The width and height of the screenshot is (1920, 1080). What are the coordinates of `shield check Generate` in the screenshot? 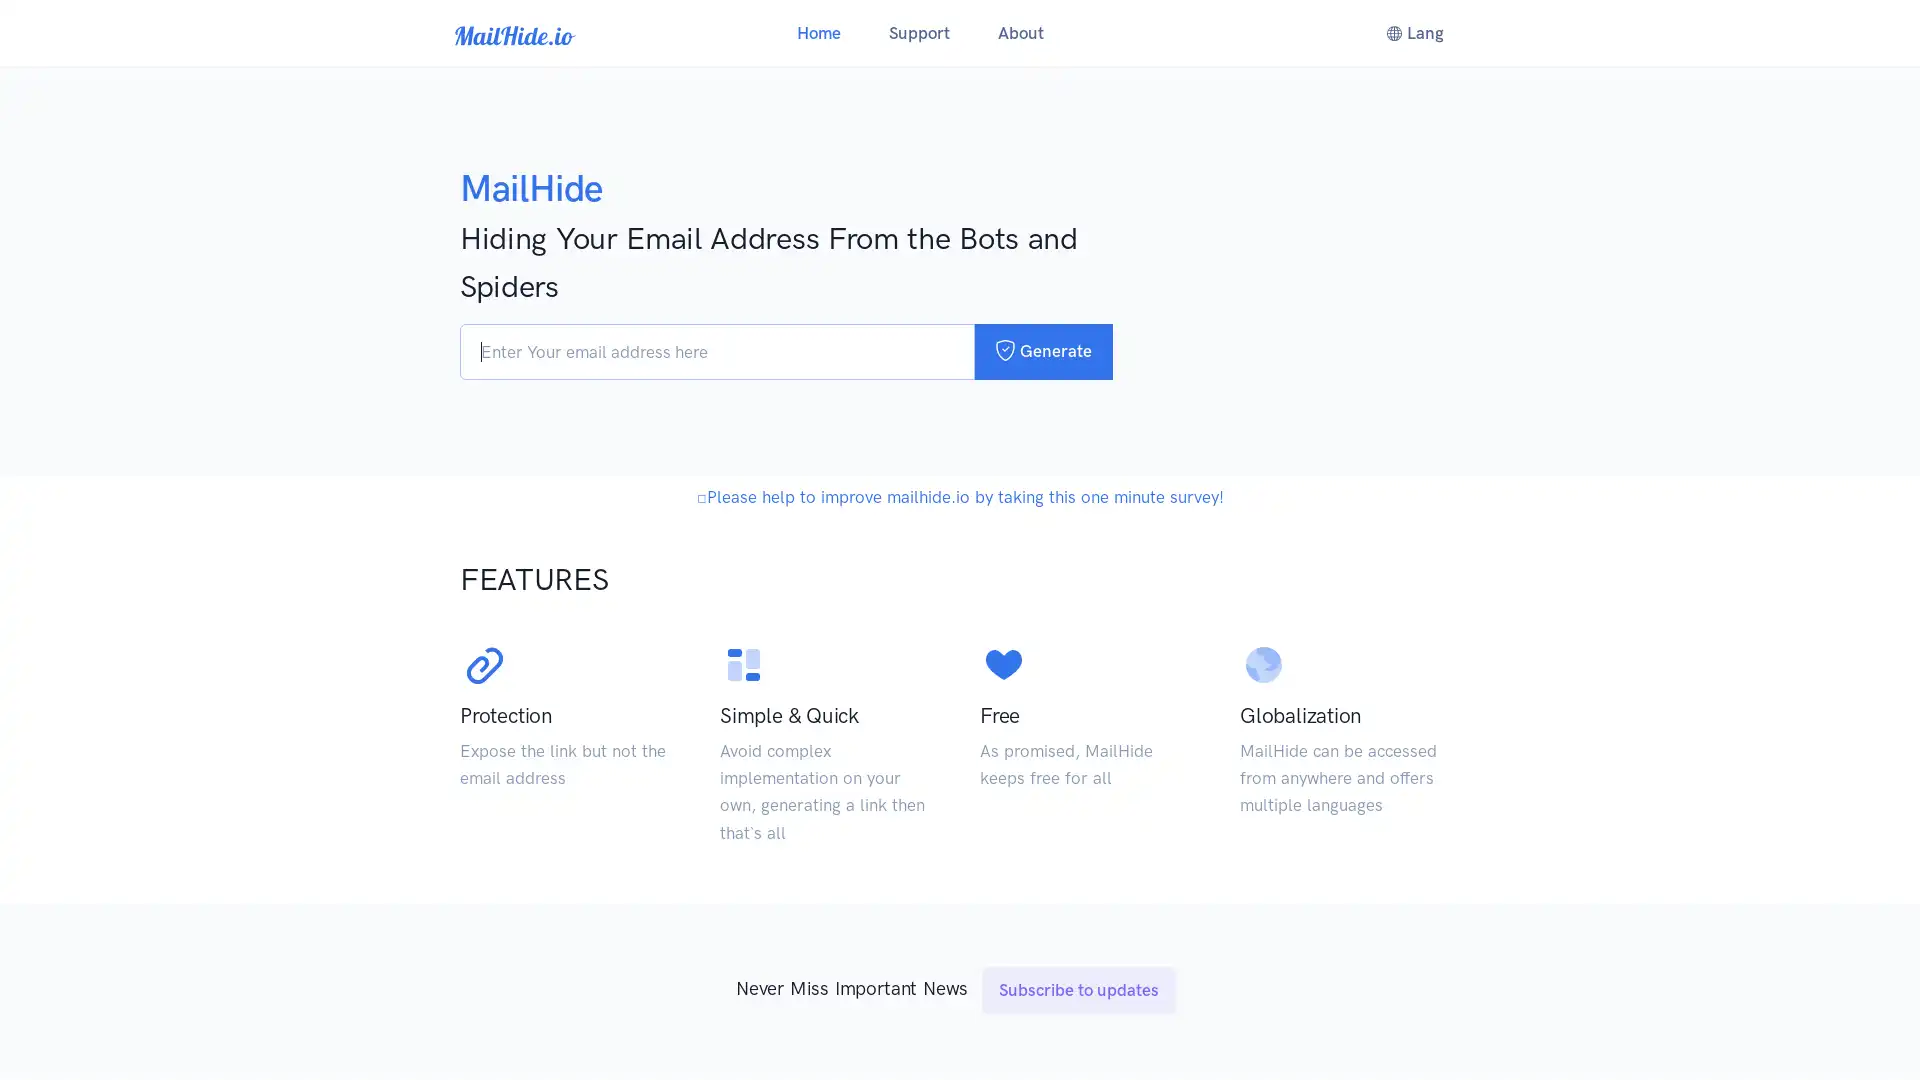 It's located at (1042, 350).